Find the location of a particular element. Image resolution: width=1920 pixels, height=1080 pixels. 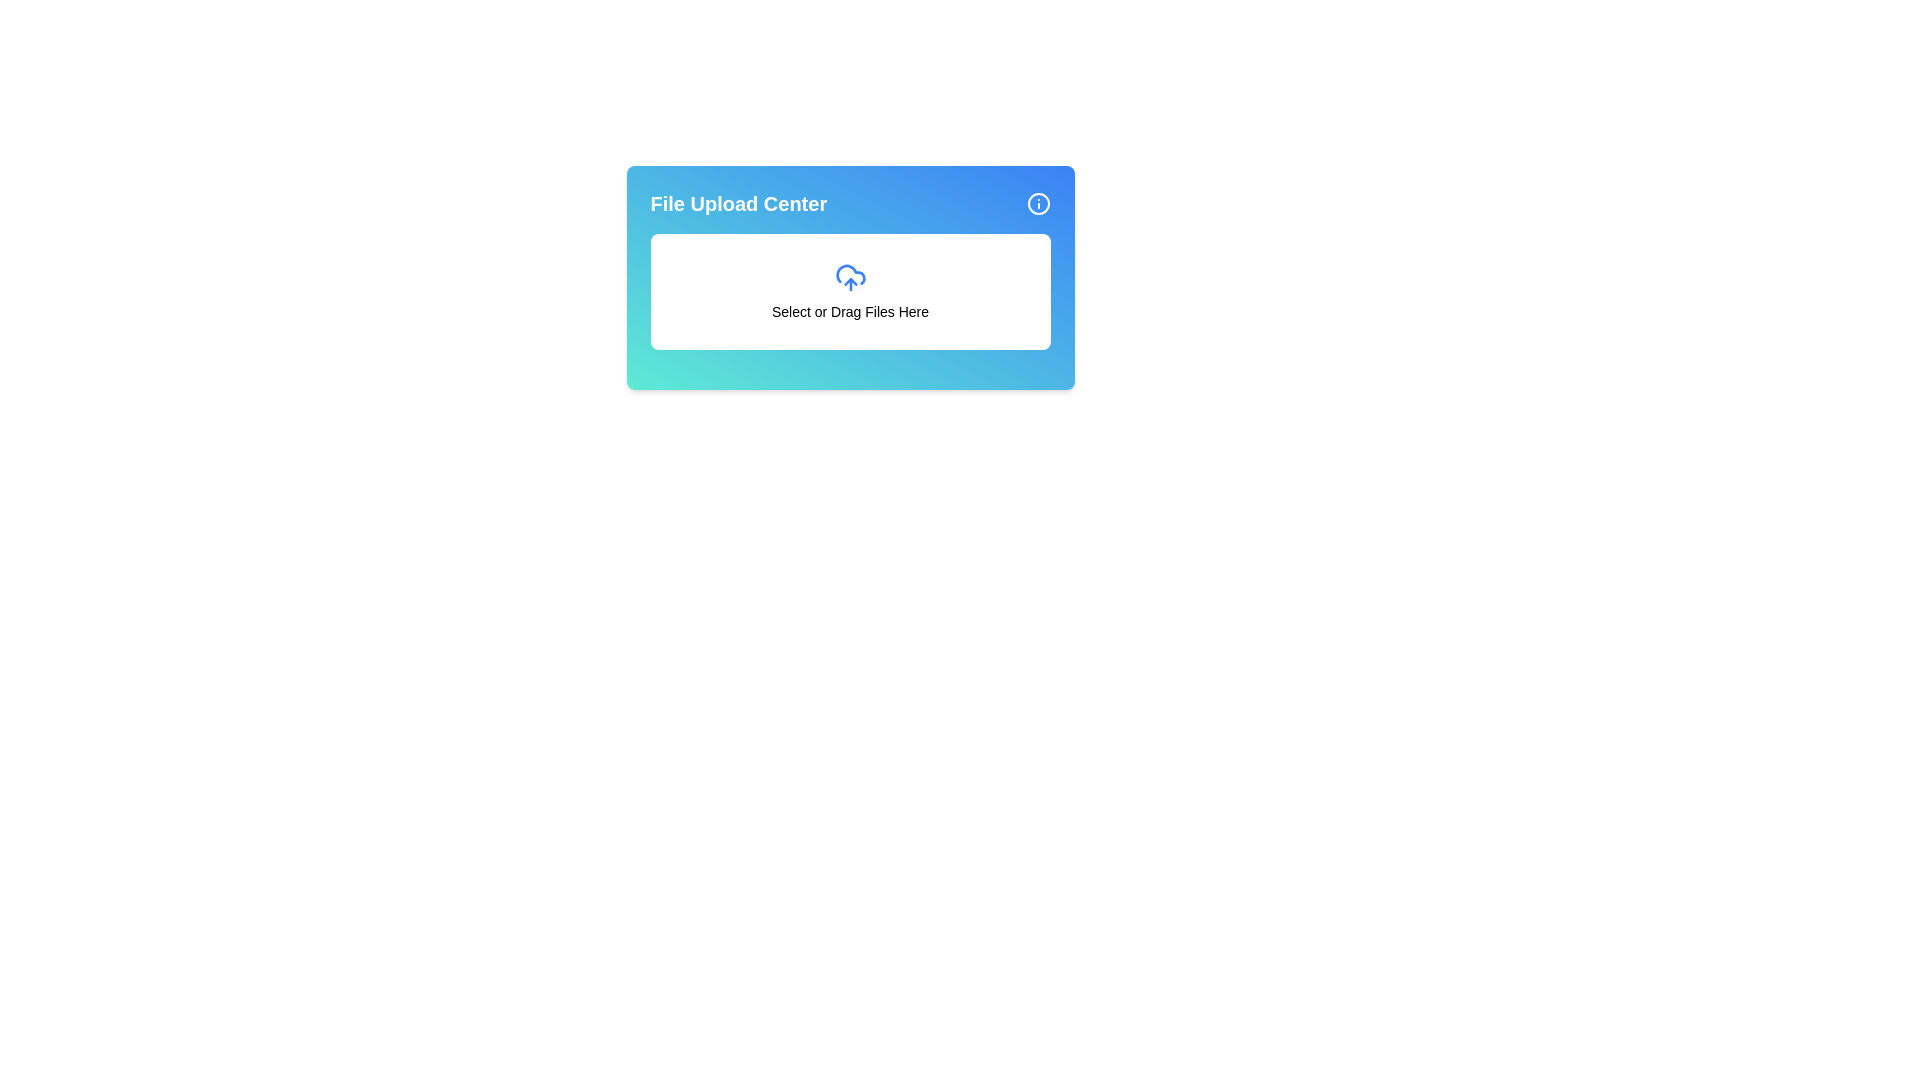

the Interactive Upload Zone, which is centrally aligned below the 'File Upload Center' heading is located at coordinates (850, 292).